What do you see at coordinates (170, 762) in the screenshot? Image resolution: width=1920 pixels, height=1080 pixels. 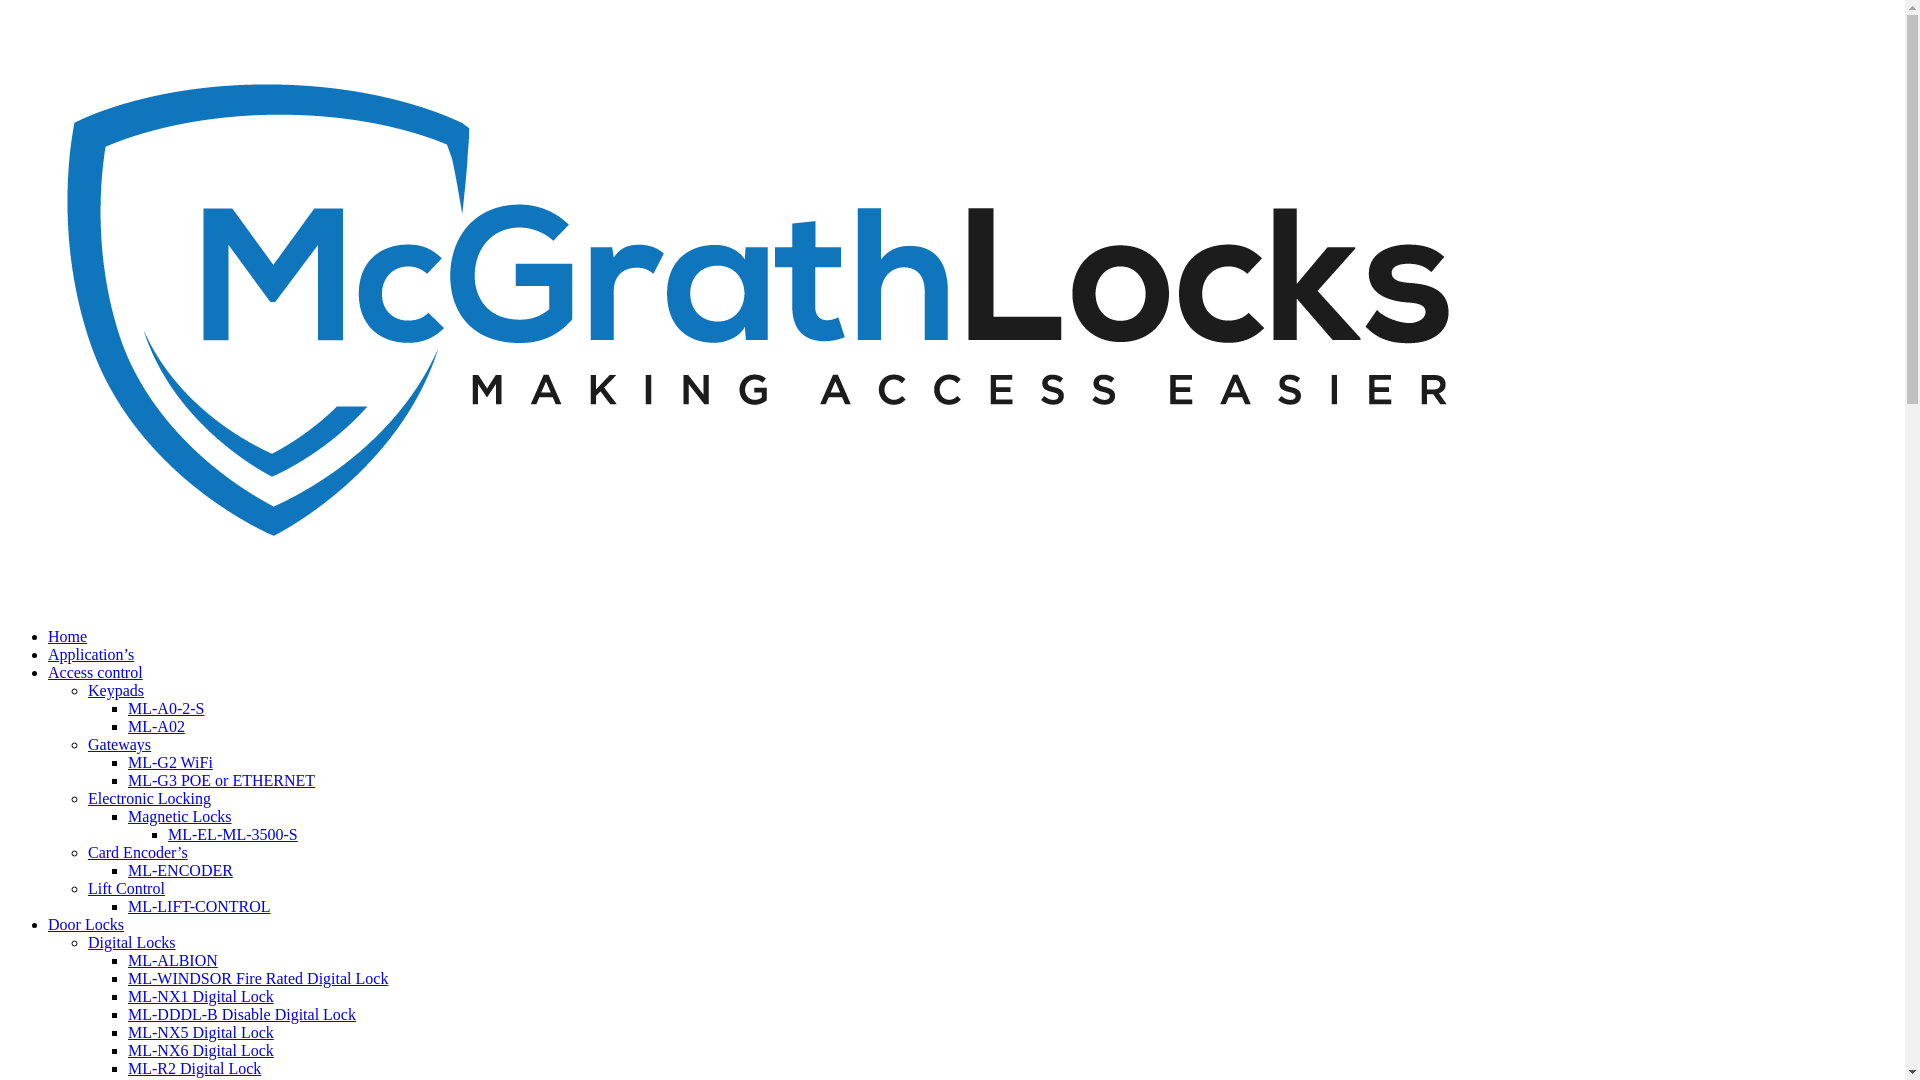 I see `'ML-G2 WiFi'` at bounding box center [170, 762].